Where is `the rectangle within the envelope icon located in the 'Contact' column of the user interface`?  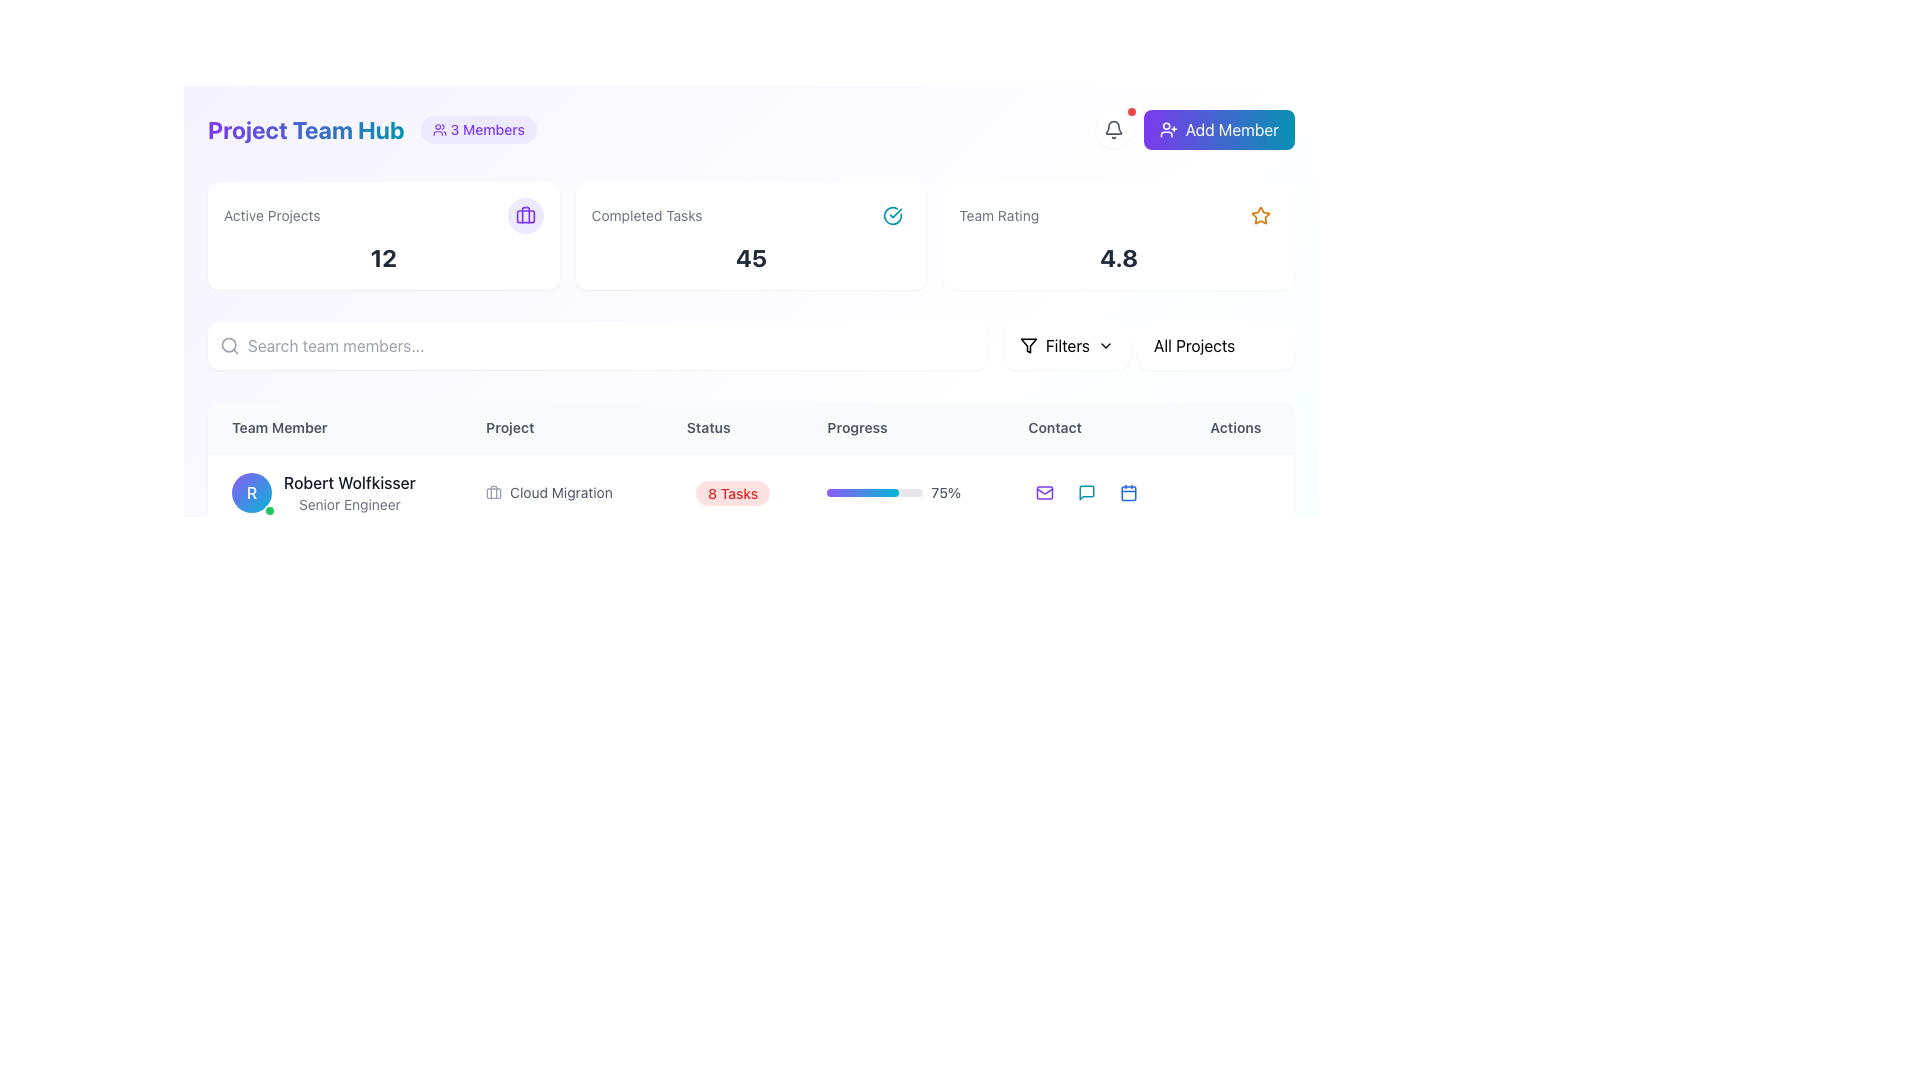
the rectangle within the envelope icon located in the 'Contact' column of the user interface is located at coordinates (1044, 493).